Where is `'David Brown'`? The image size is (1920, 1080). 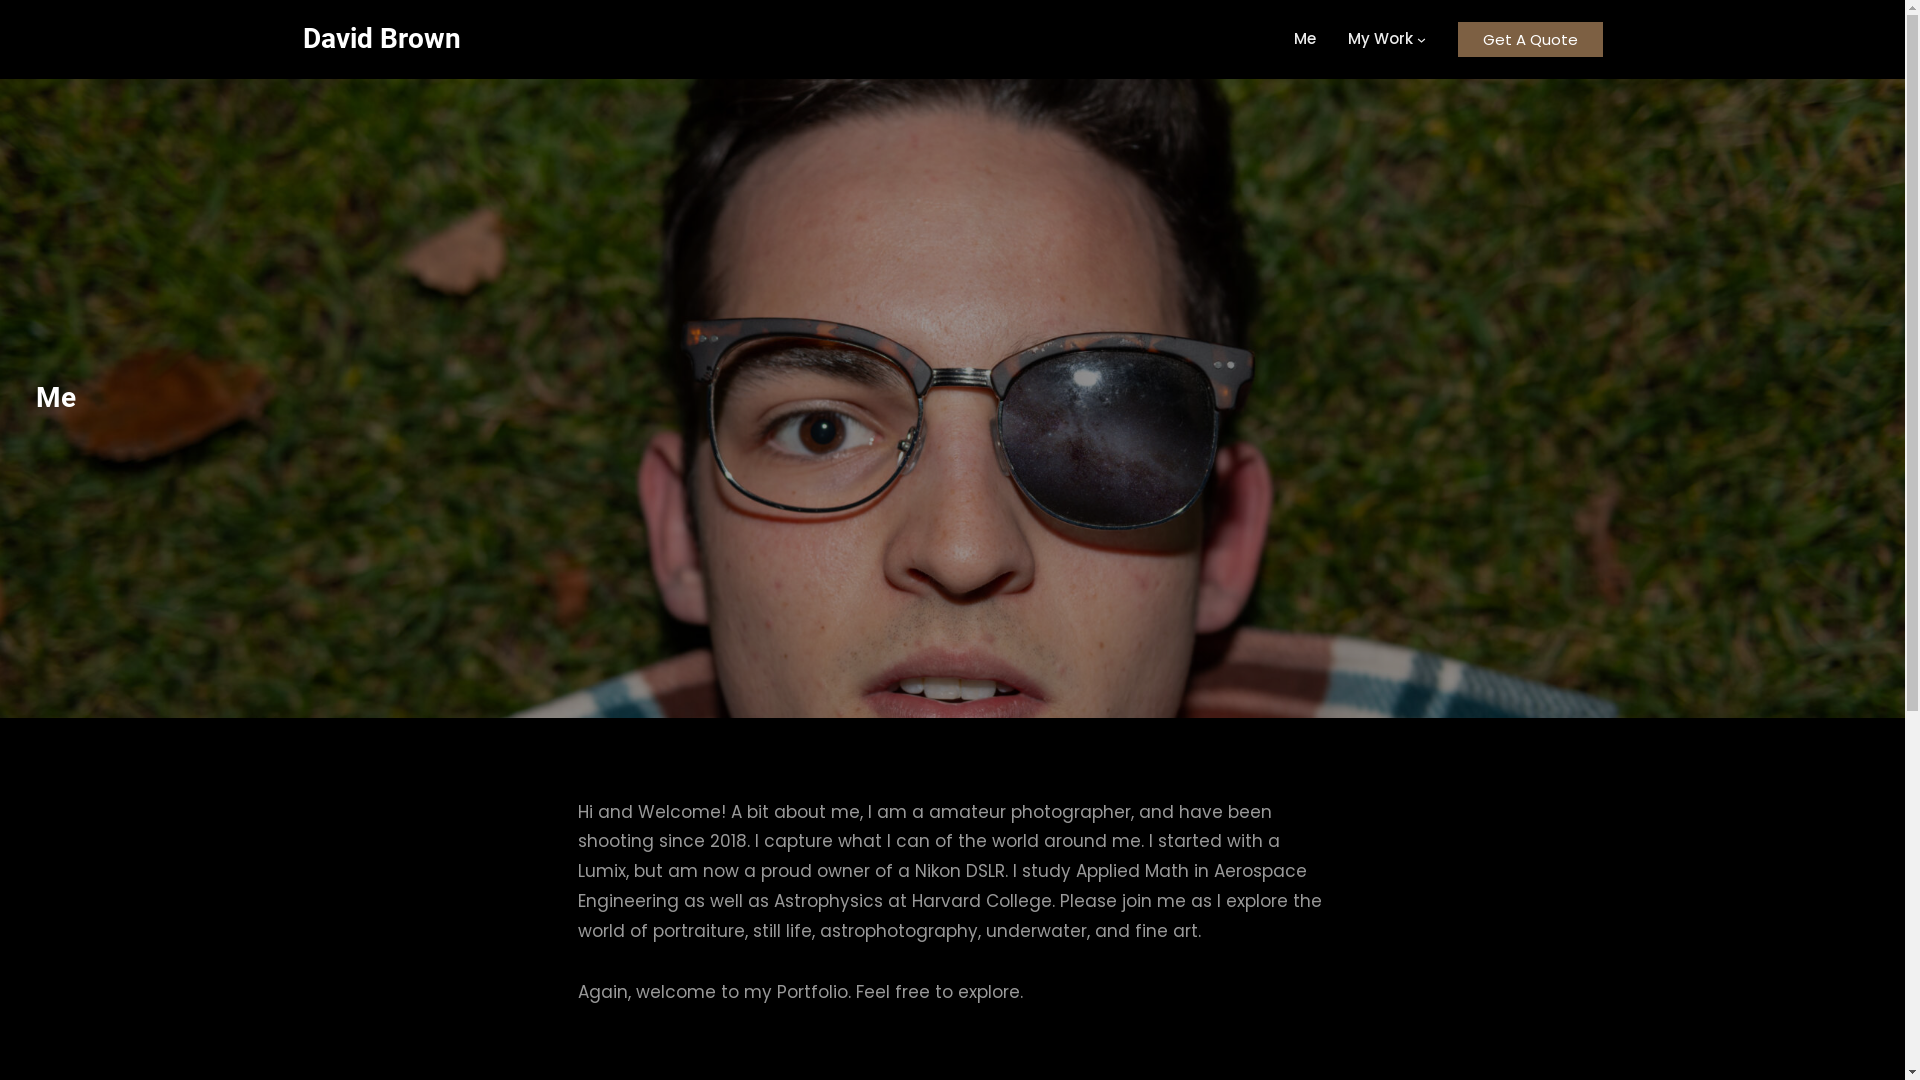
'David Brown' is located at coordinates (380, 41).